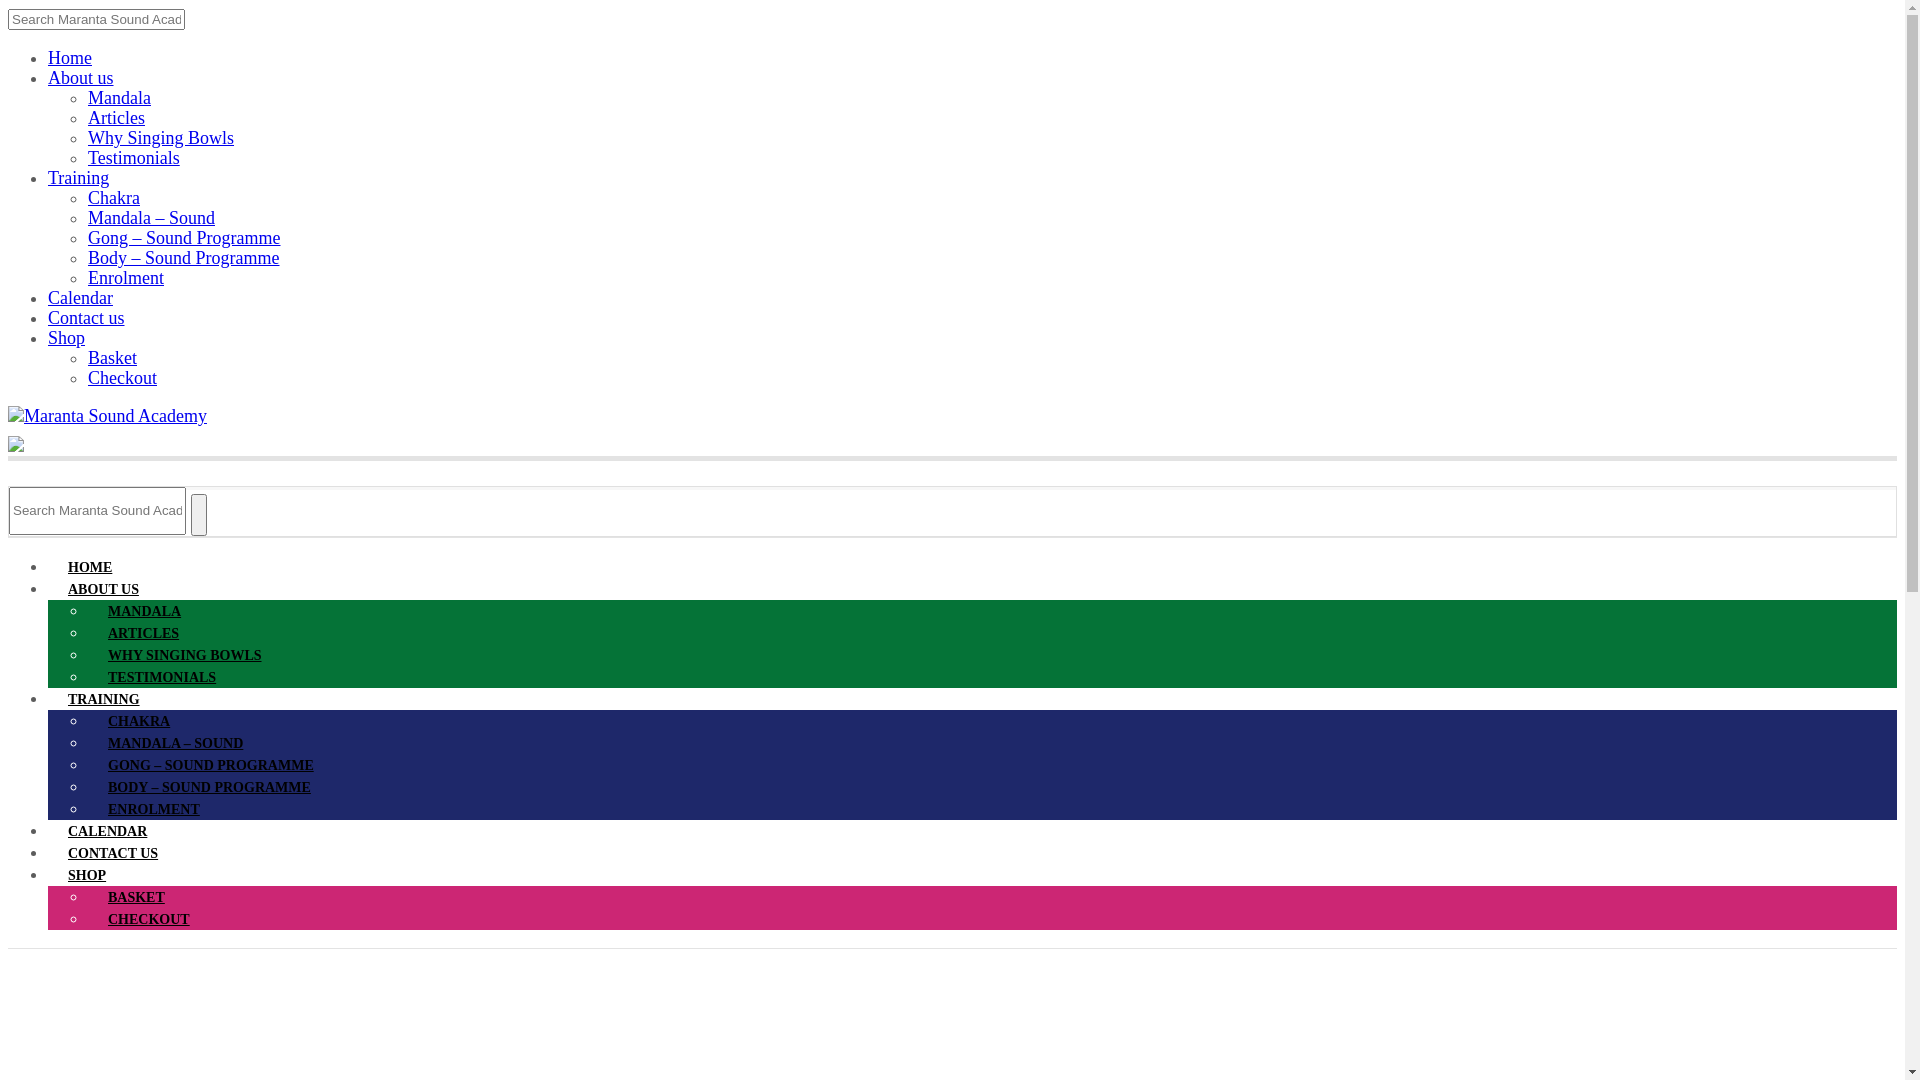 This screenshot has width=1920, height=1080. What do you see at coordinates (85, 316) in the screenshot?
I see `'Contact us'` at bounding box center [85, 316].